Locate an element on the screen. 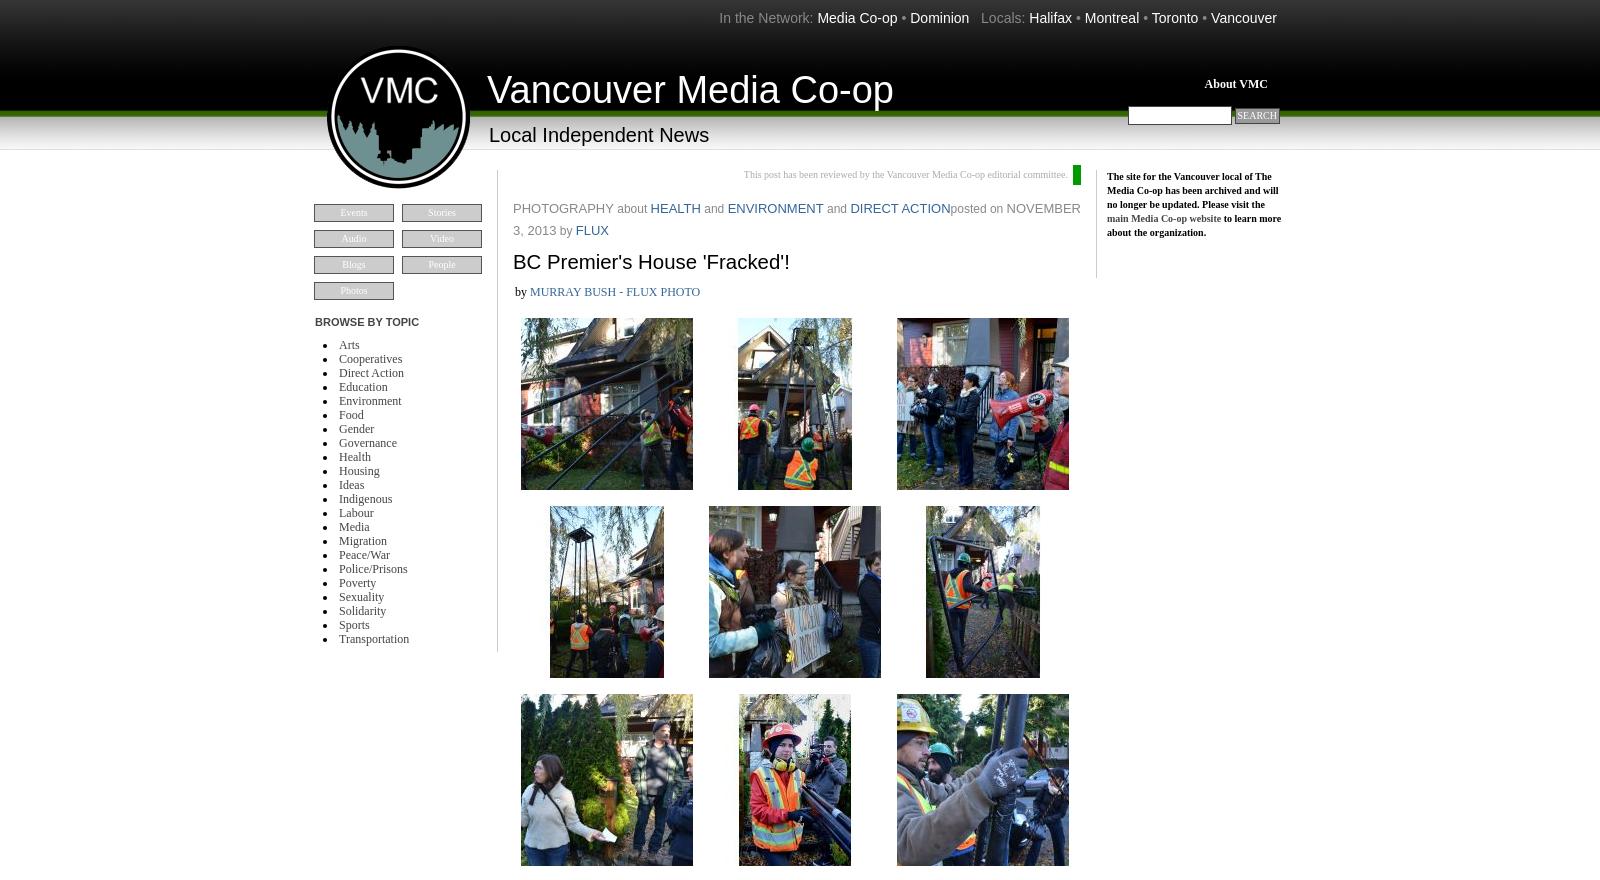 The width and height of the screenshot is (1600, 880). 'Peace/War' is located at coordinates (364, 555).